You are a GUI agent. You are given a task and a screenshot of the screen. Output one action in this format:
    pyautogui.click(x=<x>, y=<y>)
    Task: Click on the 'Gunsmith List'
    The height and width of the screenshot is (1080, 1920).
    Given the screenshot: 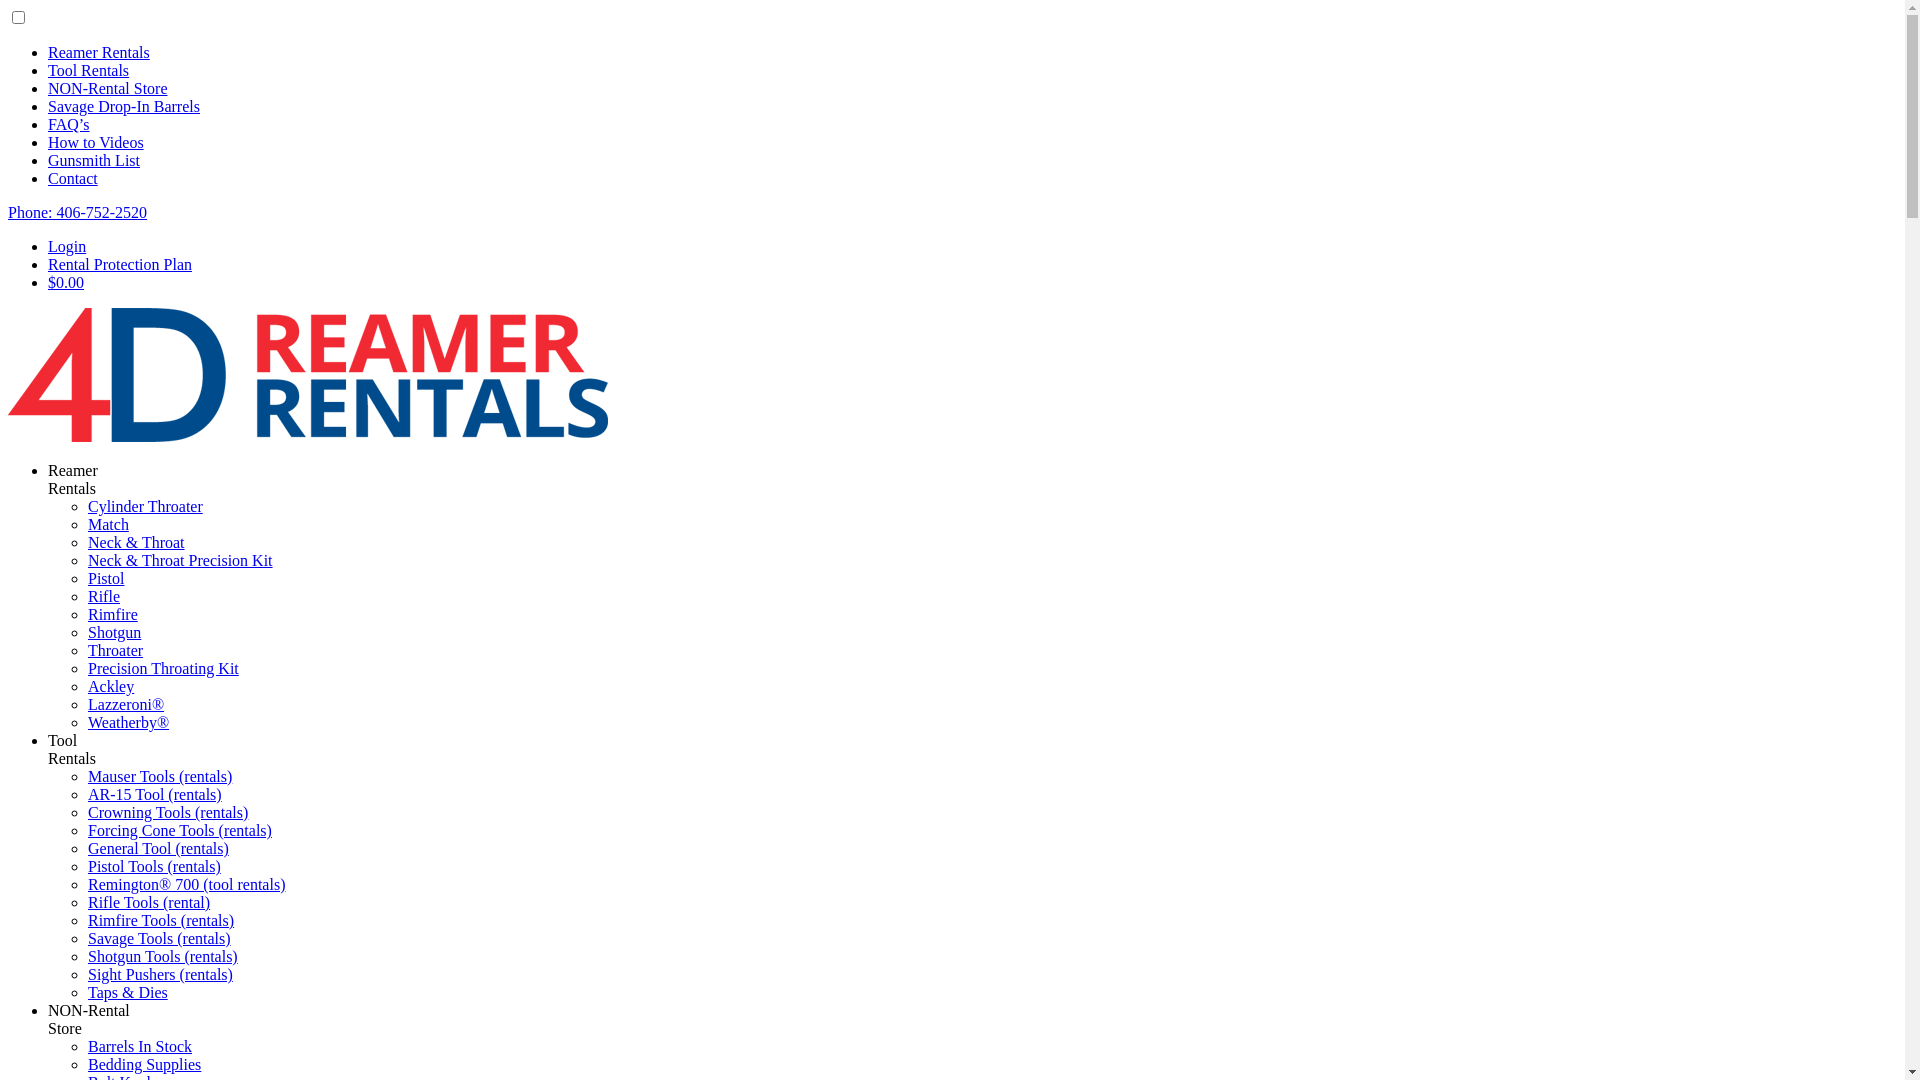 What is the action you would take?
    pyautogui.click(x=93, y=159)
    